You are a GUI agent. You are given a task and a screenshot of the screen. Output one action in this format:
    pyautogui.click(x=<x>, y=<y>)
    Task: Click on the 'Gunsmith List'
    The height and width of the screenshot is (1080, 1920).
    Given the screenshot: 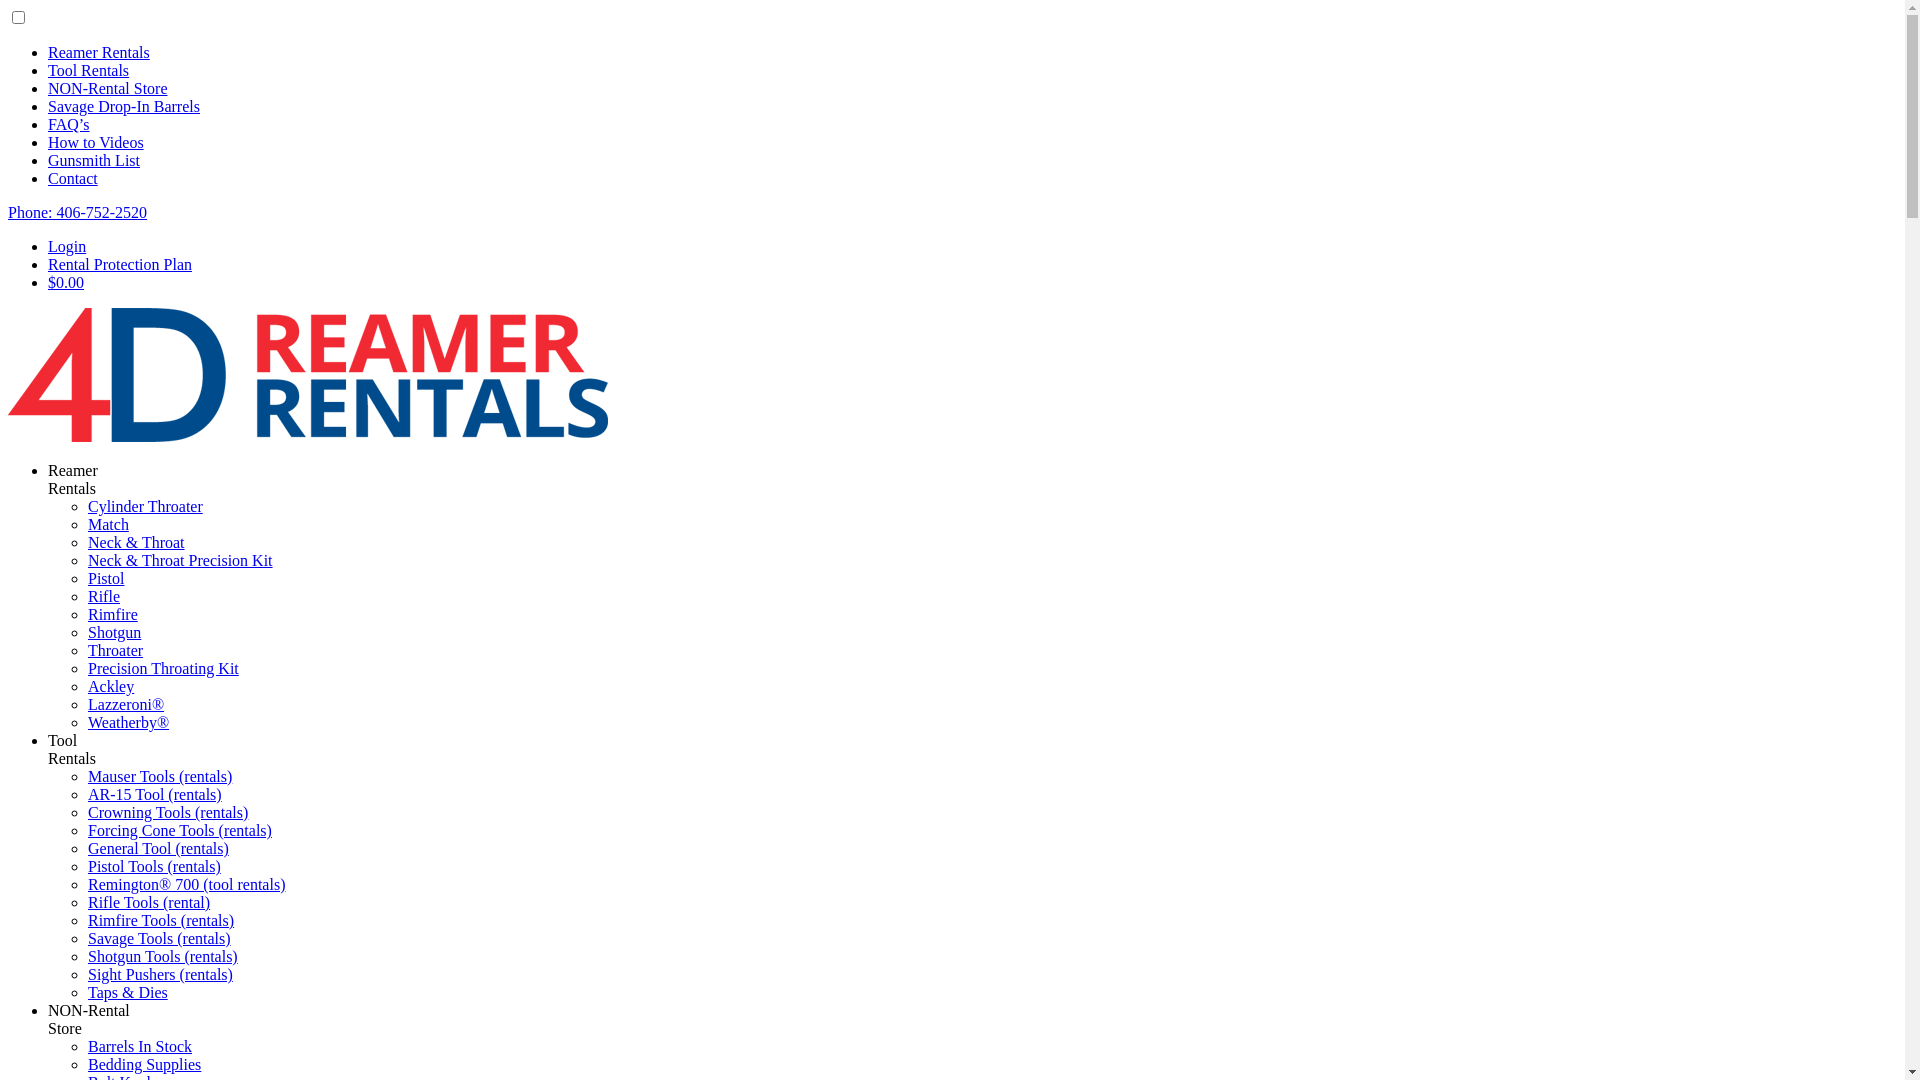 What is the action you would take?
    pyautogui.click(x=93, y=159)
    